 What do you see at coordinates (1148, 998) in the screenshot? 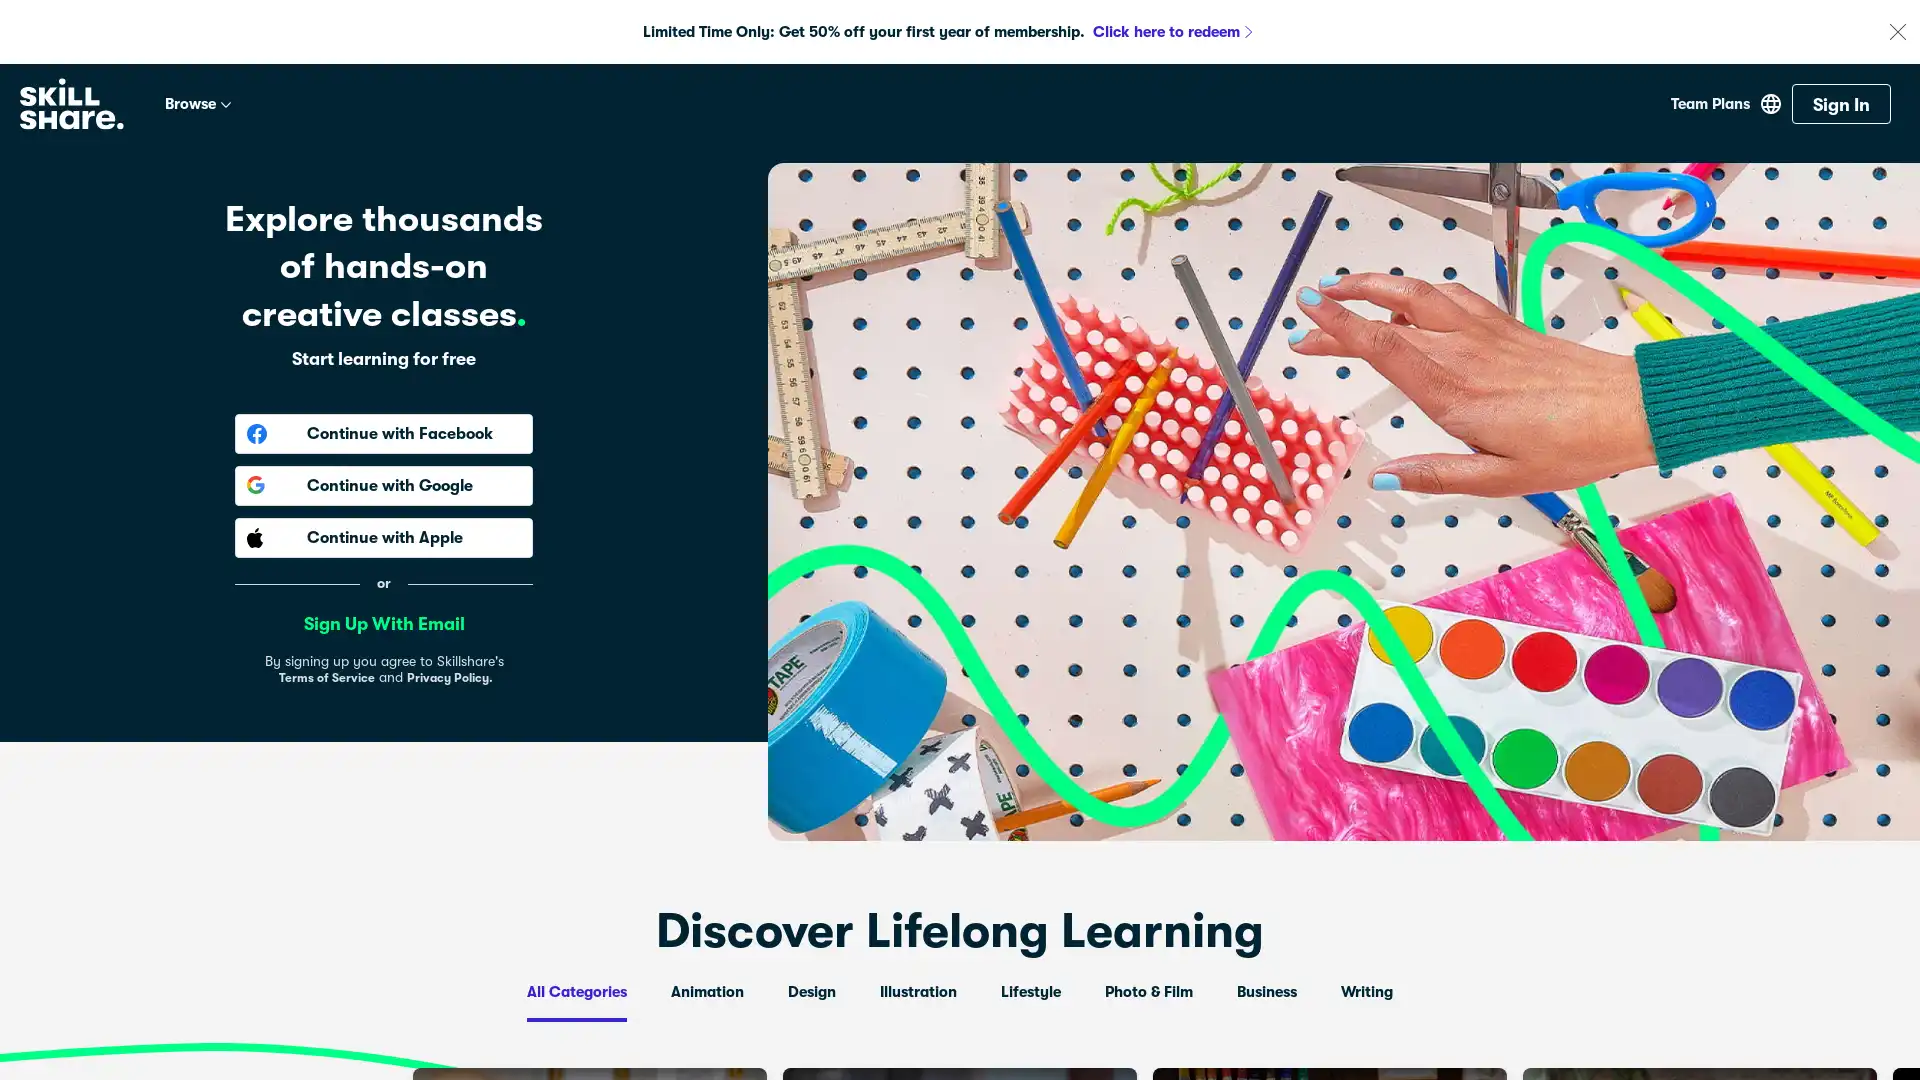
I see `Photo & Film` at bounding box center [1148, 998].